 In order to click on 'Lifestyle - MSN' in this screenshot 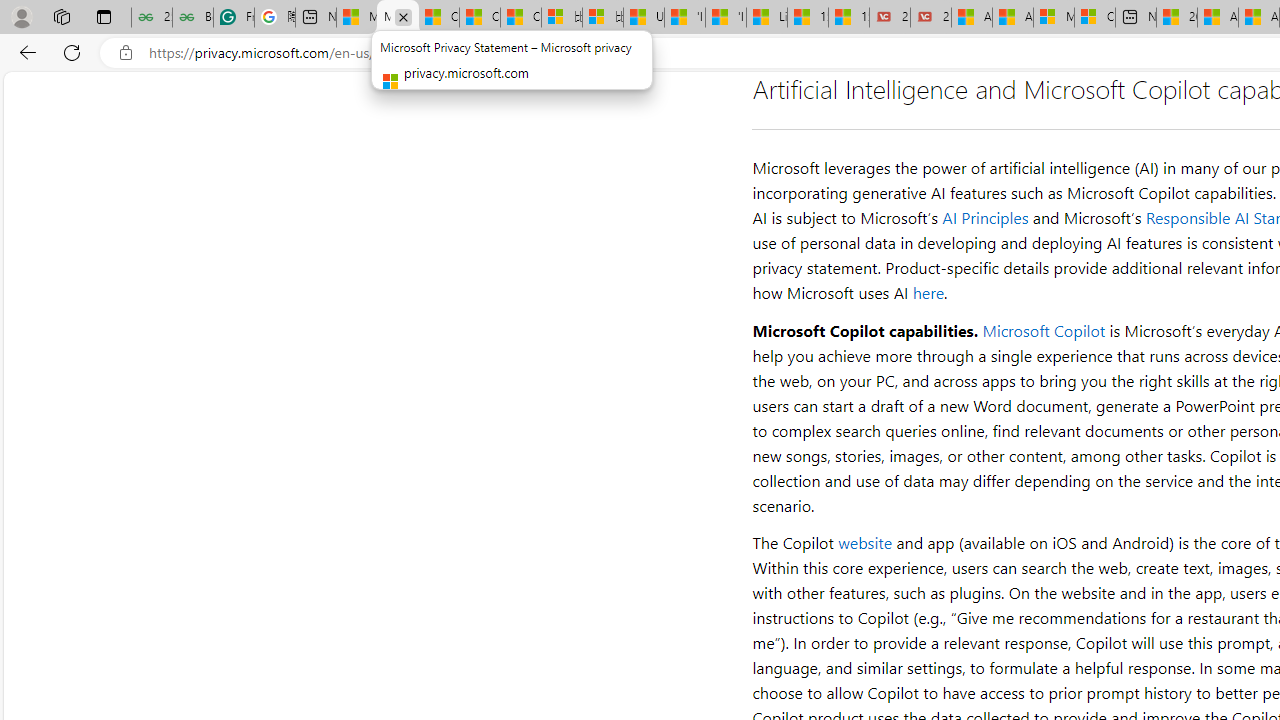, I will do `click(766, 17)`.